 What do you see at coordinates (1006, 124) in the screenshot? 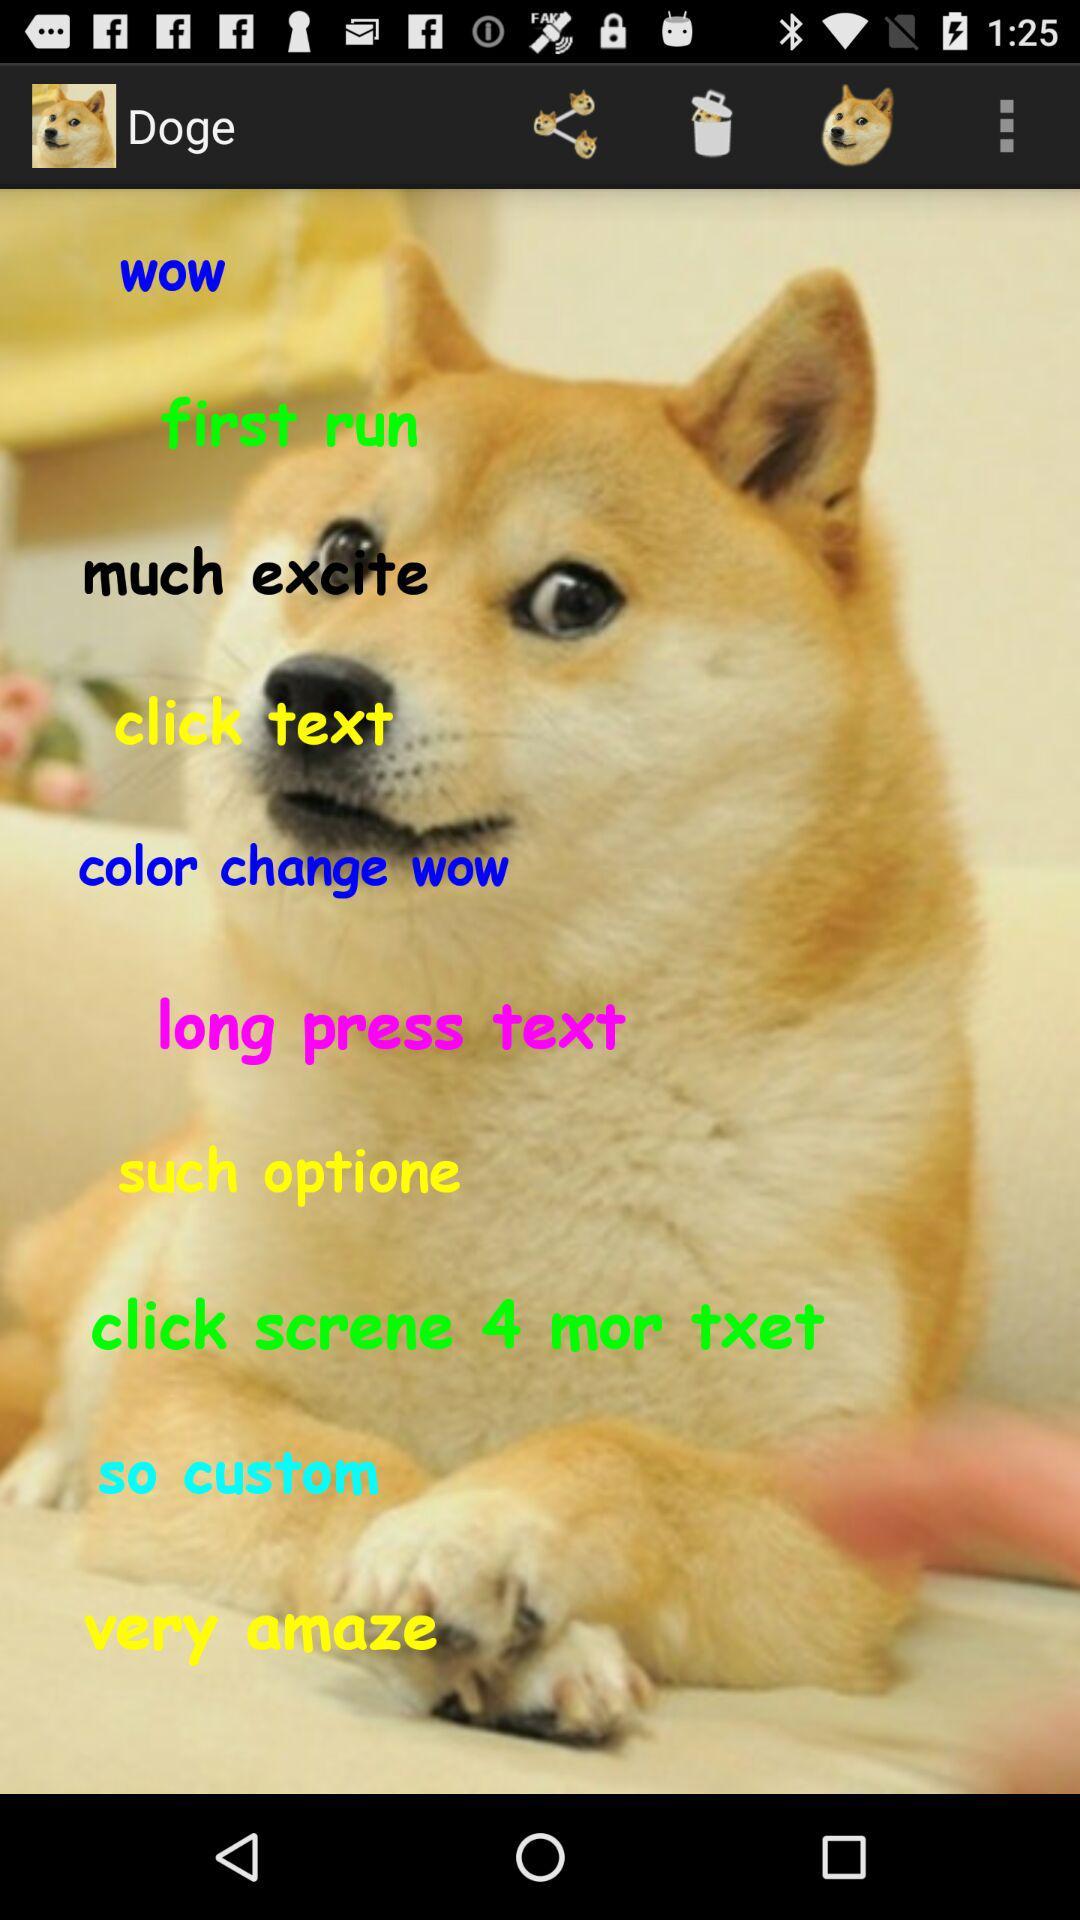
I see `three dots at the top right corner` at bounding box center [1006, 124].